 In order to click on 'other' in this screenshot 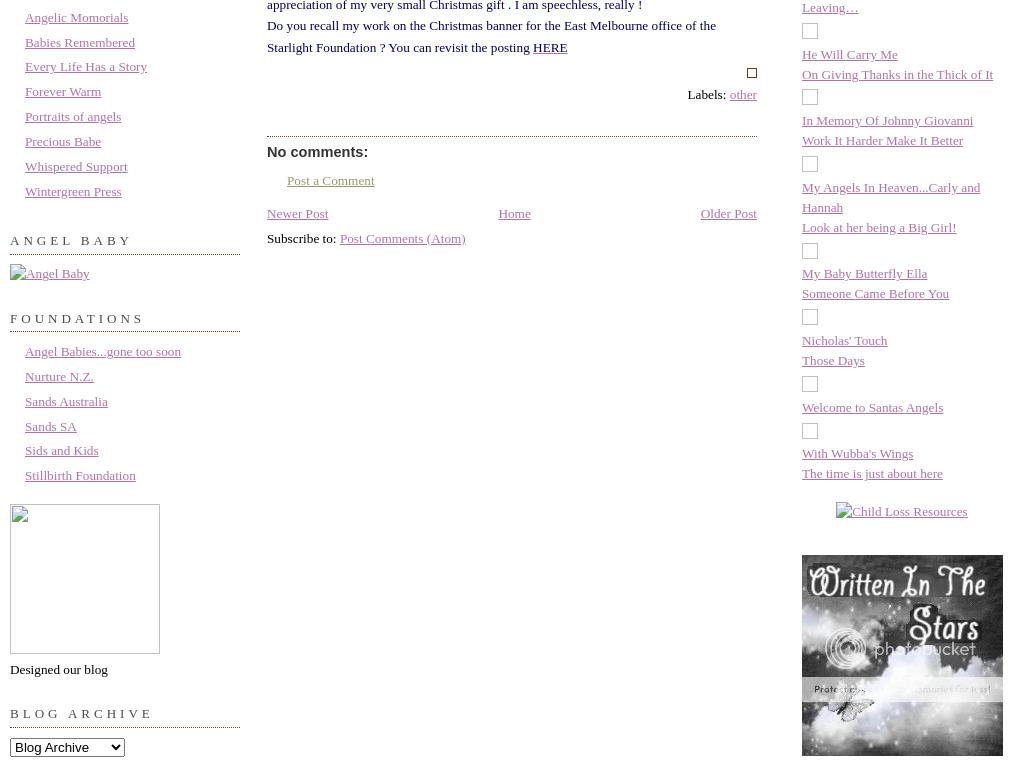, I will do `click(742, 93)`.